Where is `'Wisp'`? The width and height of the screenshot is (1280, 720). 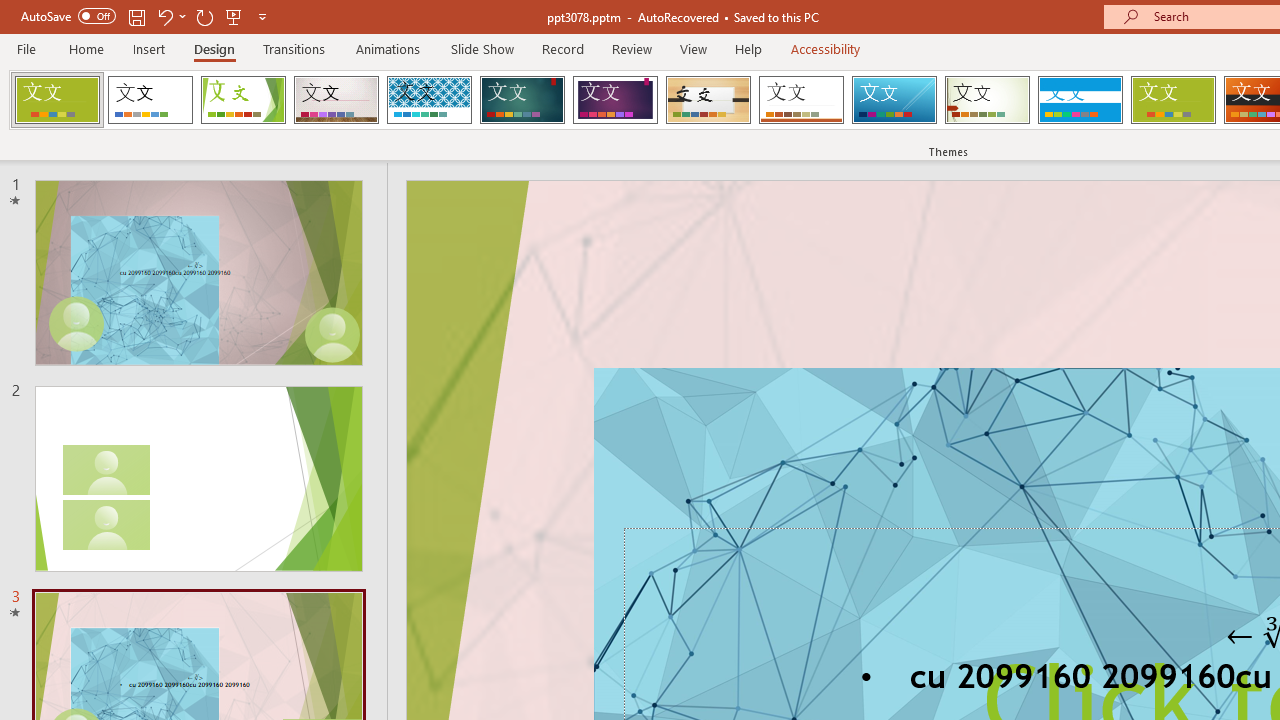
'Wisp' is located at coordinates (987, 100).